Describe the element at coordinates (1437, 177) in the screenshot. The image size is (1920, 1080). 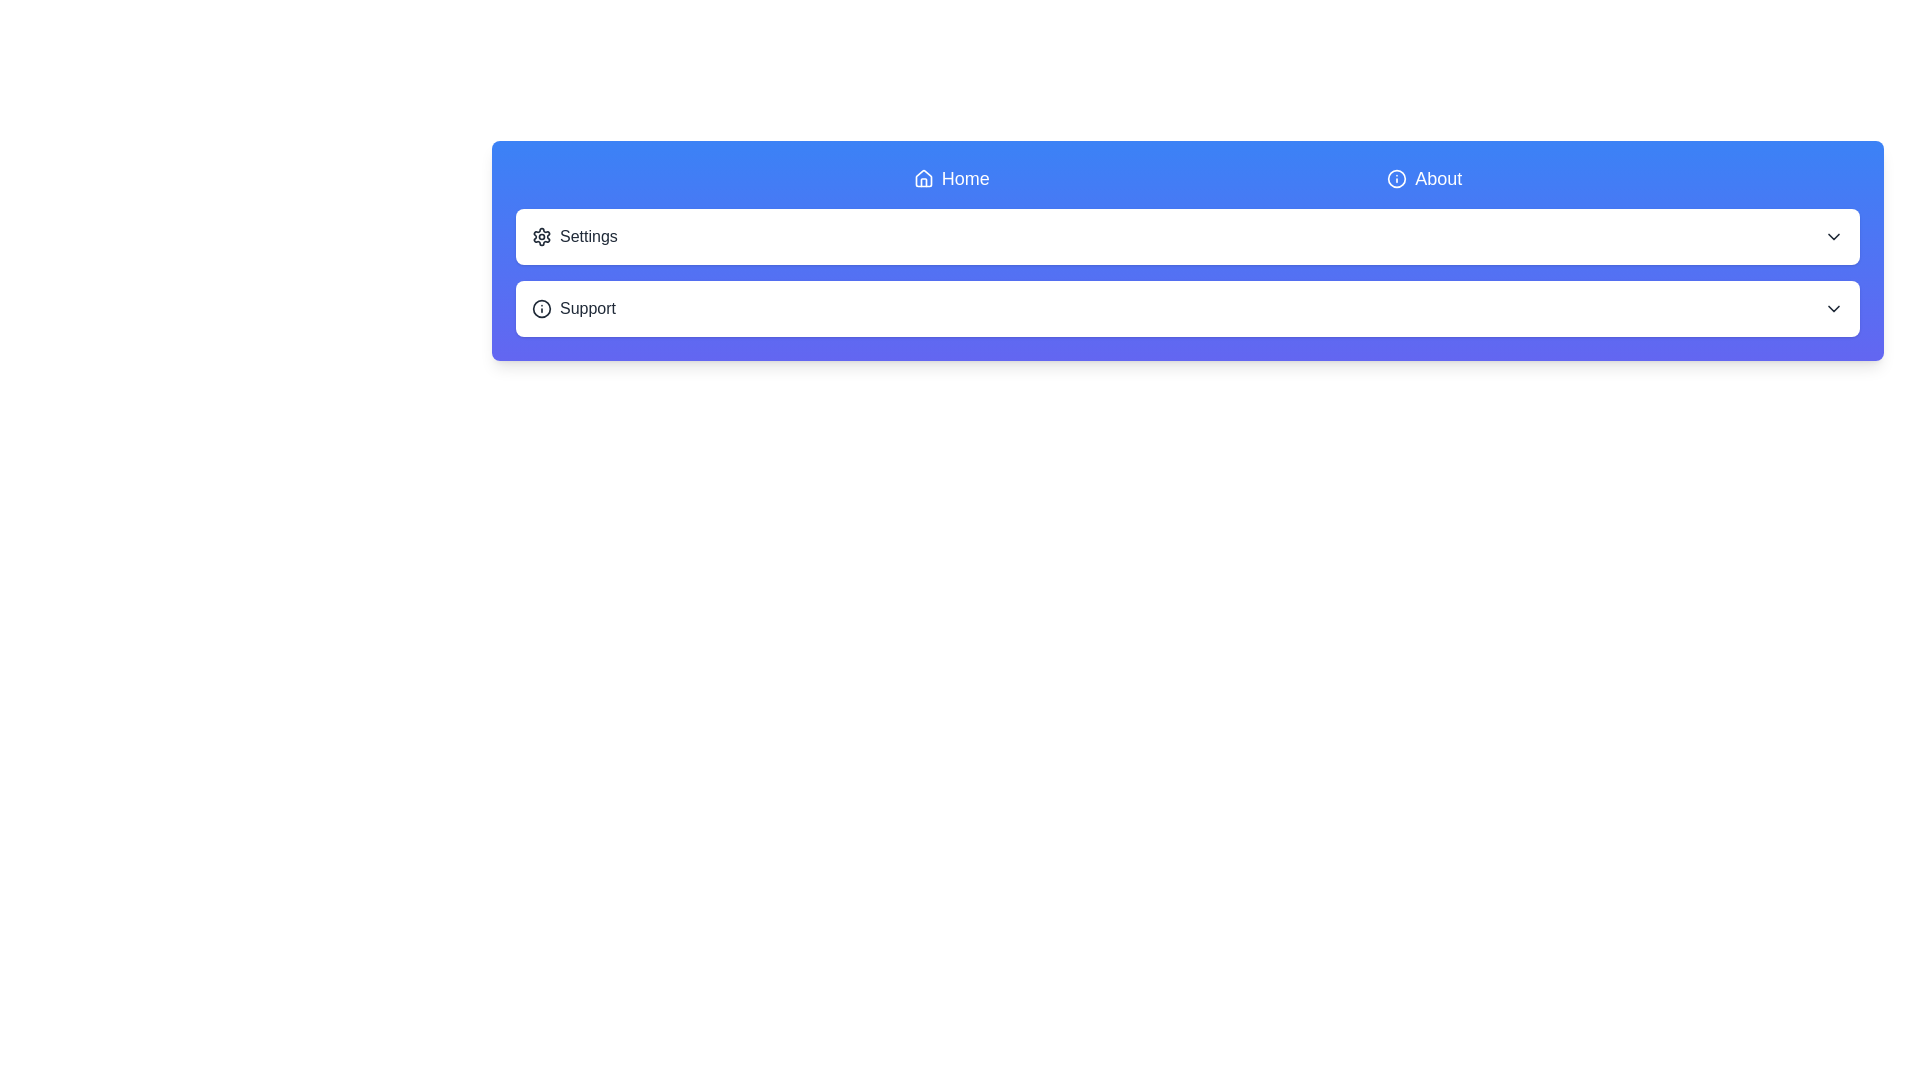
I see `the 'About' text link in the top-right menu bar` at that location.